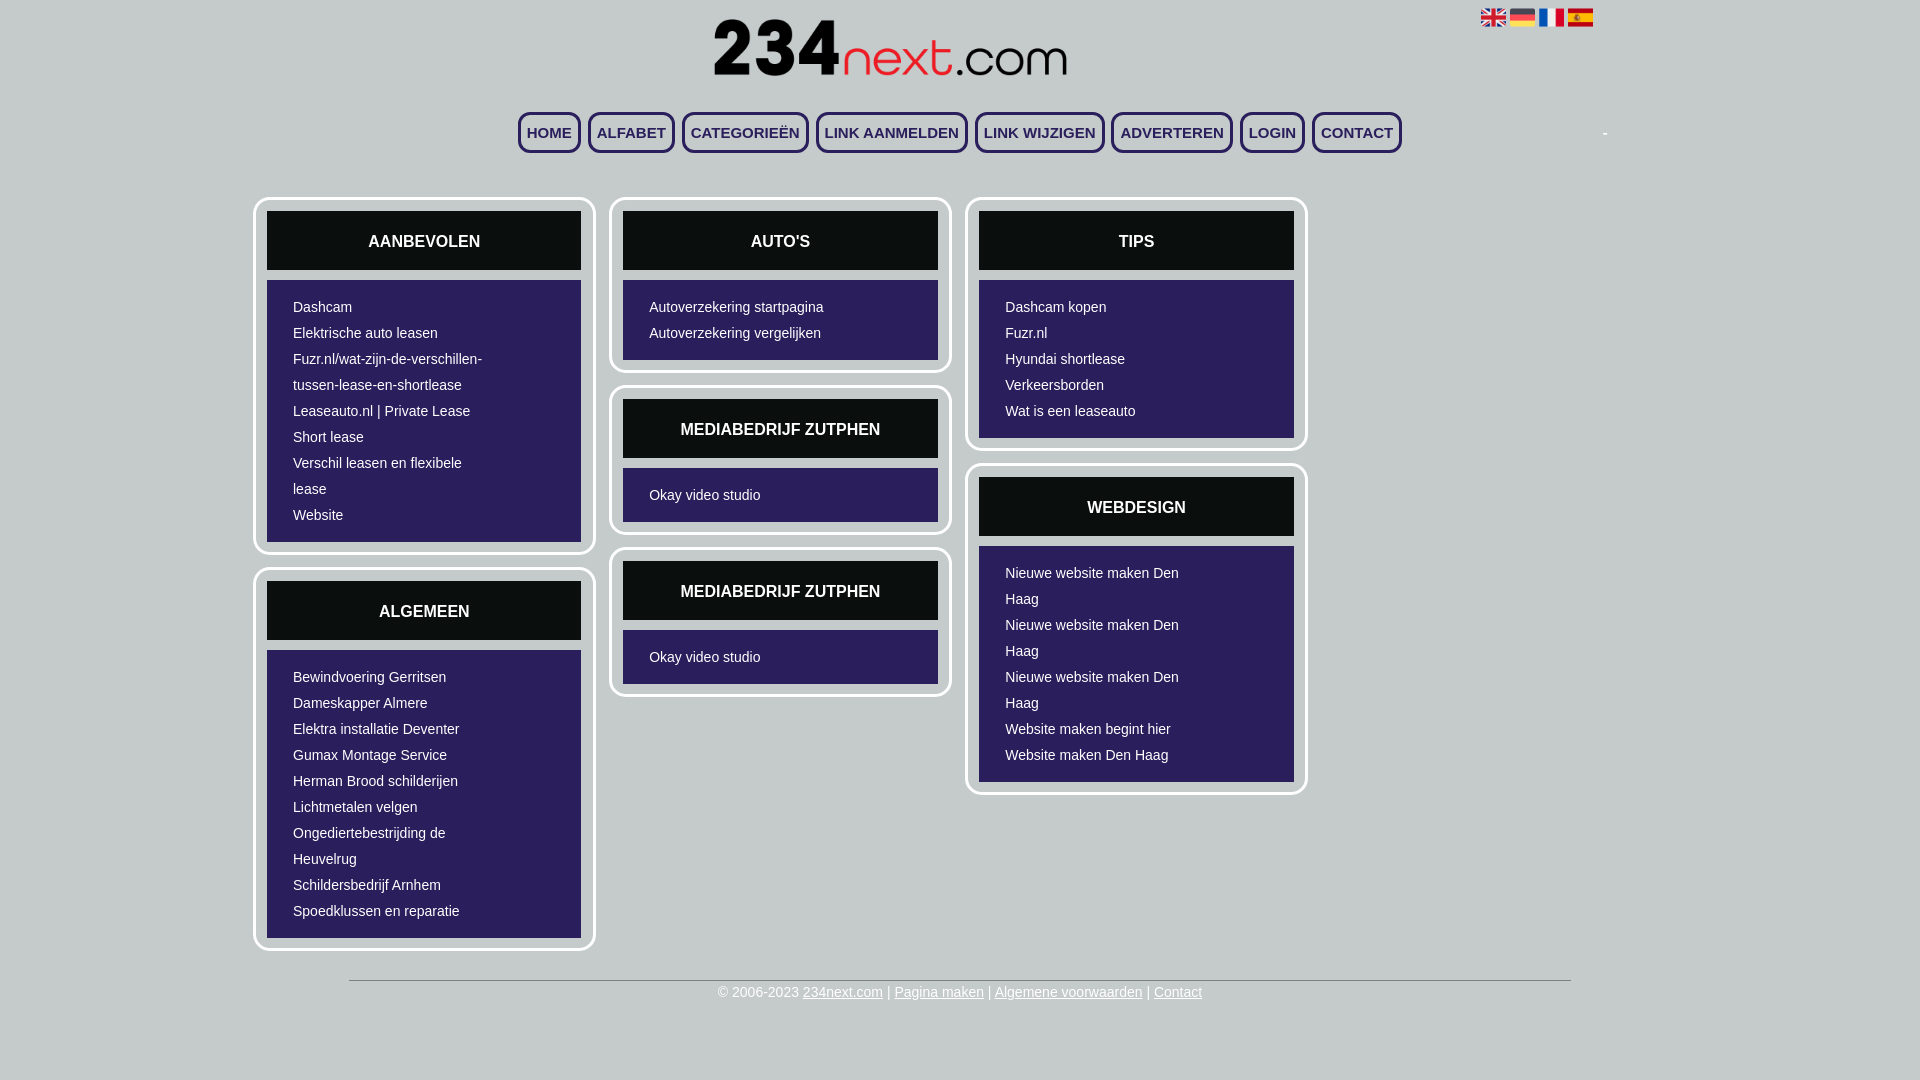 This screenshot has width=1920, height=1080. I want to click on 'Elektrische auto leasen', so click(389, 331).